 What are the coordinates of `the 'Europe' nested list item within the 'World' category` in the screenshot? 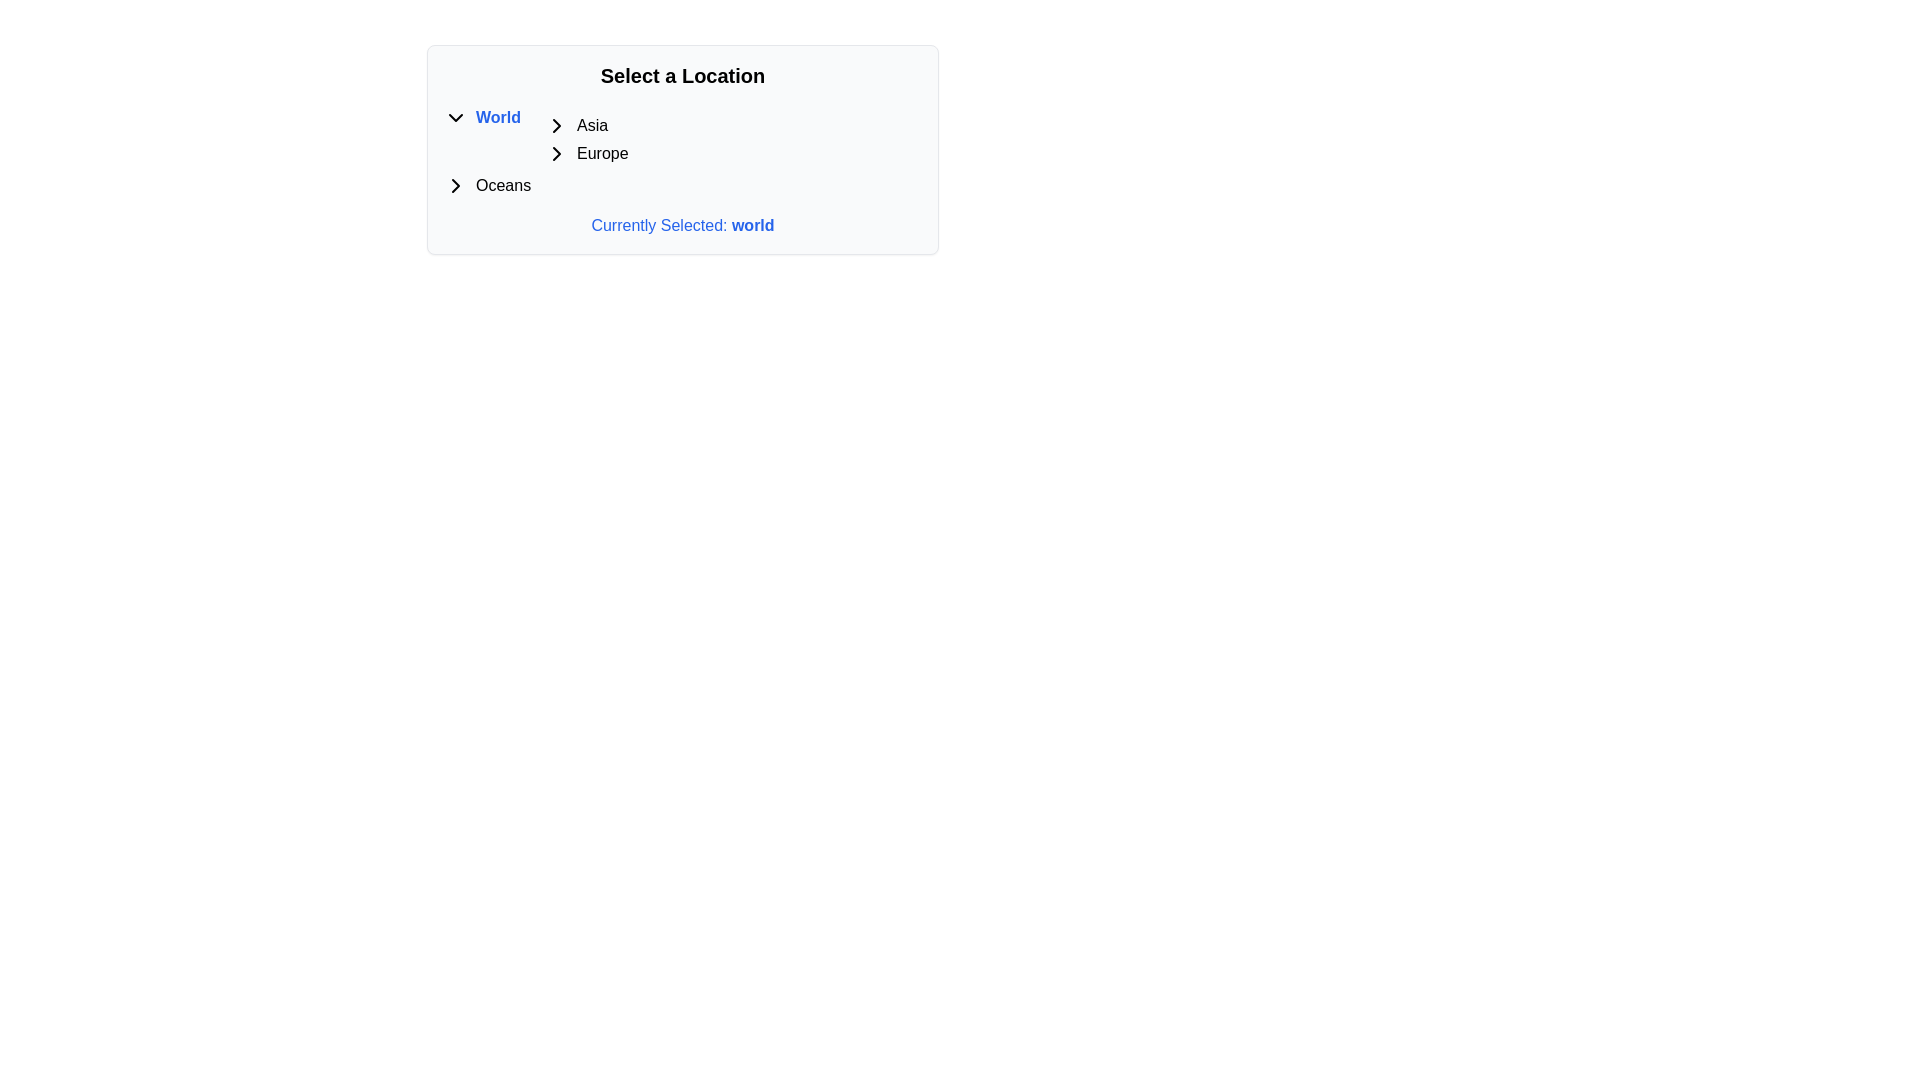 It's located at (573, 137).